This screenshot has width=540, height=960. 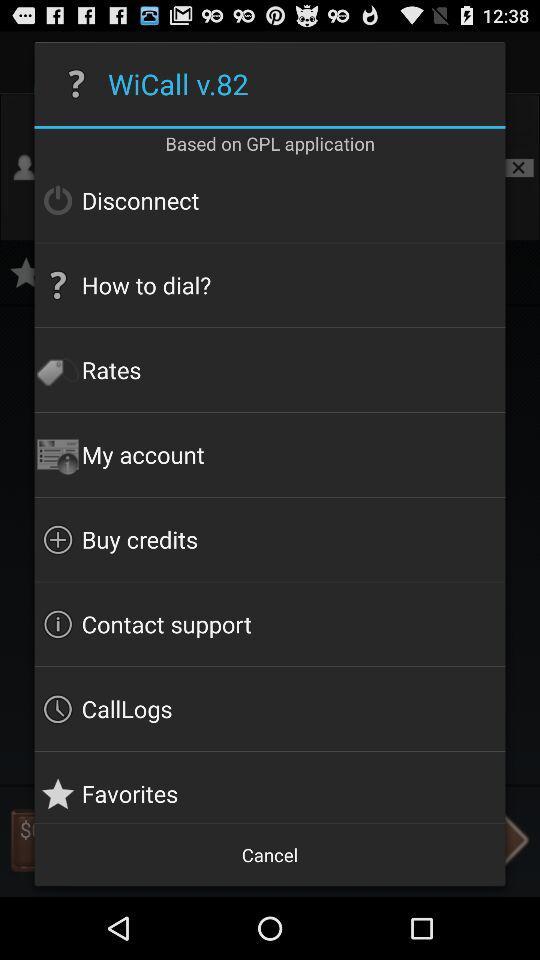 I want to click on the icon above buy credits item, so click(x=270, y=454).